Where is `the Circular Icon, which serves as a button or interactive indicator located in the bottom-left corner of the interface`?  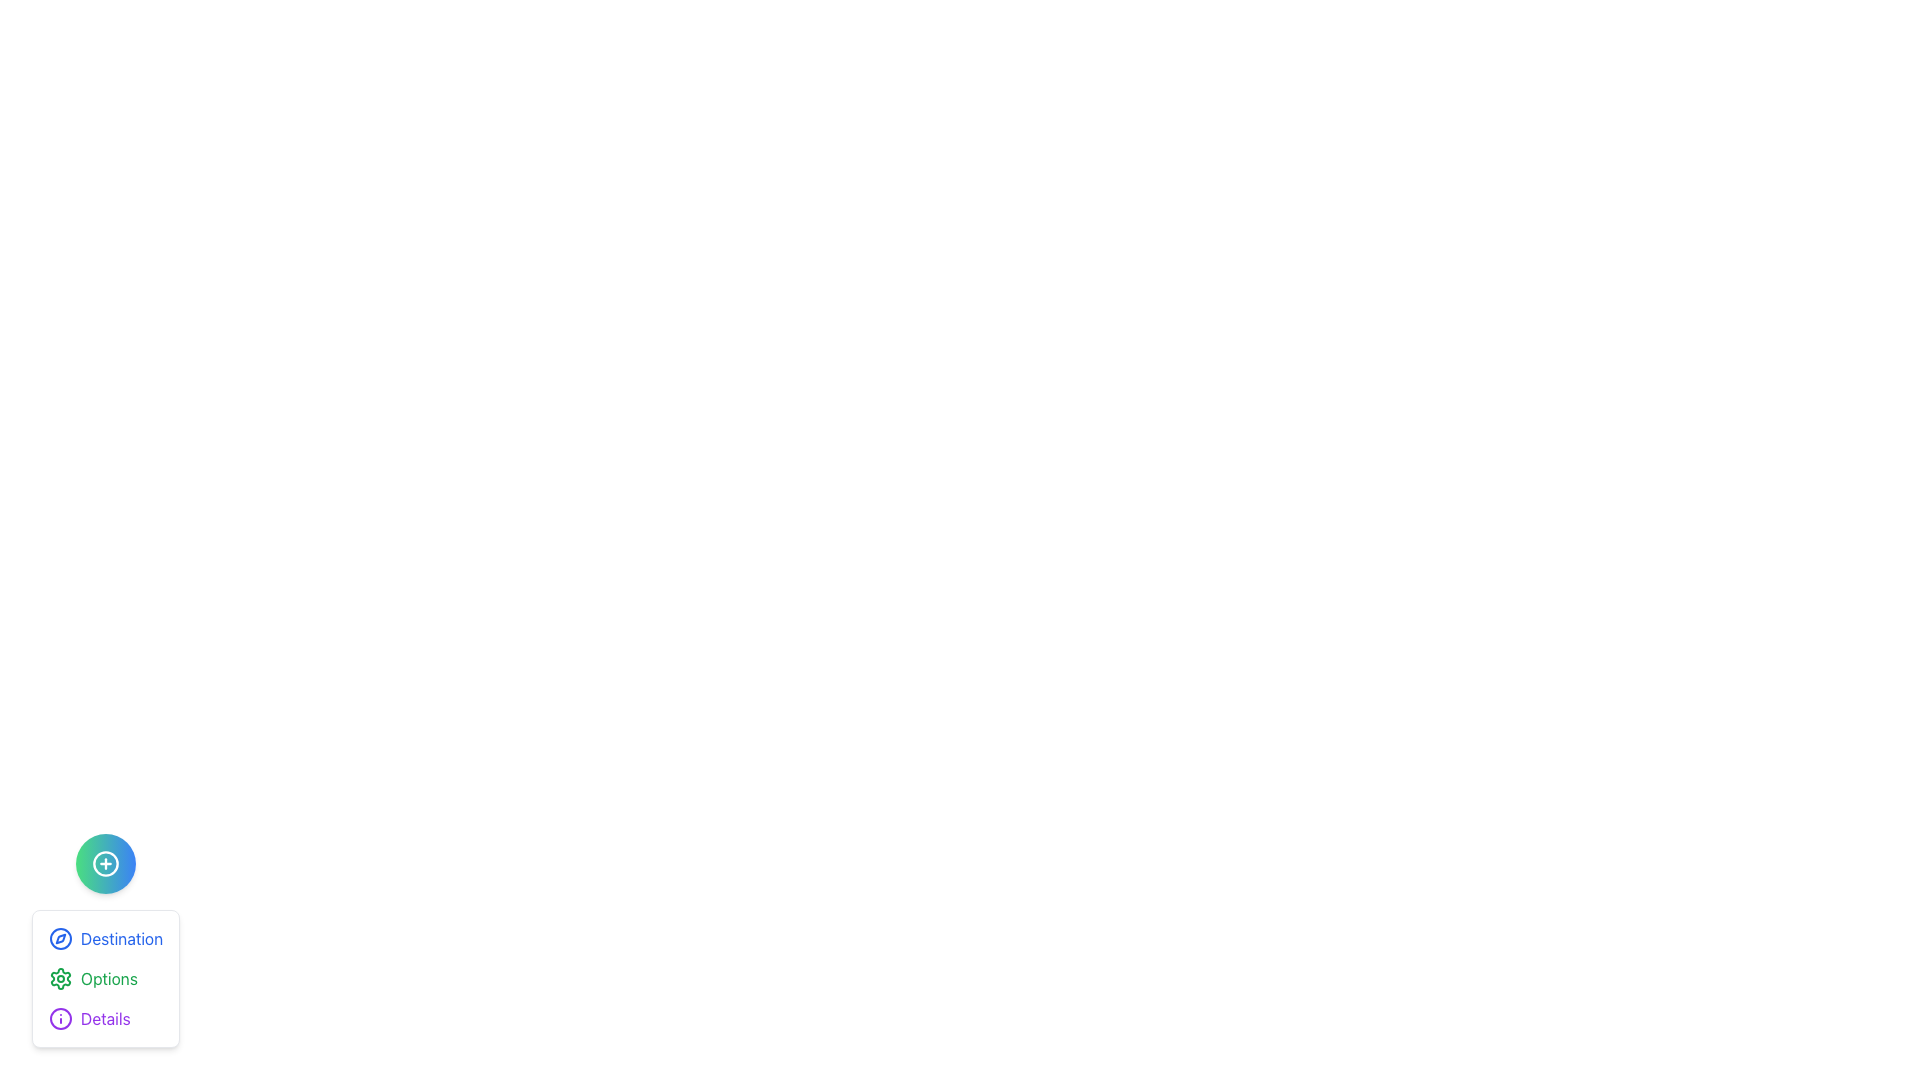
the Circular Icon, which serves as a button or interactive indicator located in the bottom-left corner of the interface is located at coordinates (104, 863).